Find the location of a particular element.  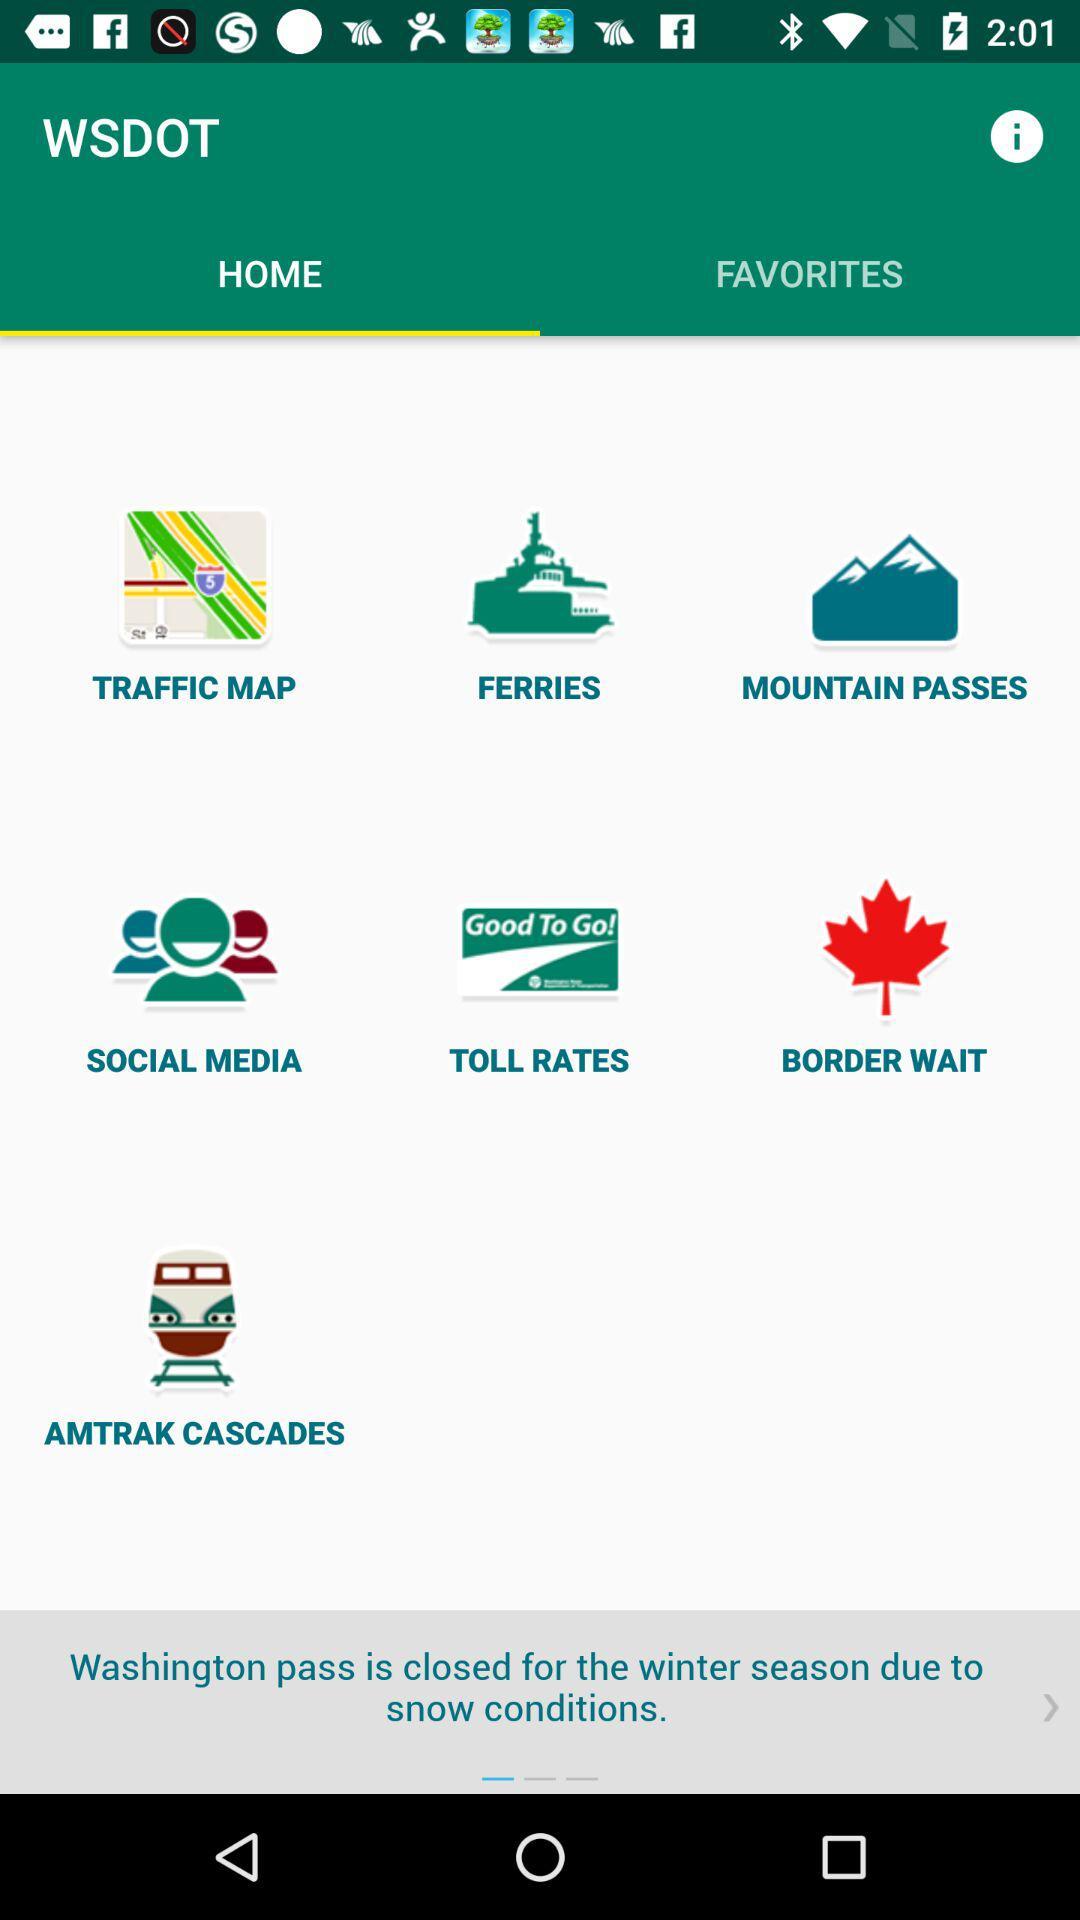

ferries item is located at coordinates (538, 599).